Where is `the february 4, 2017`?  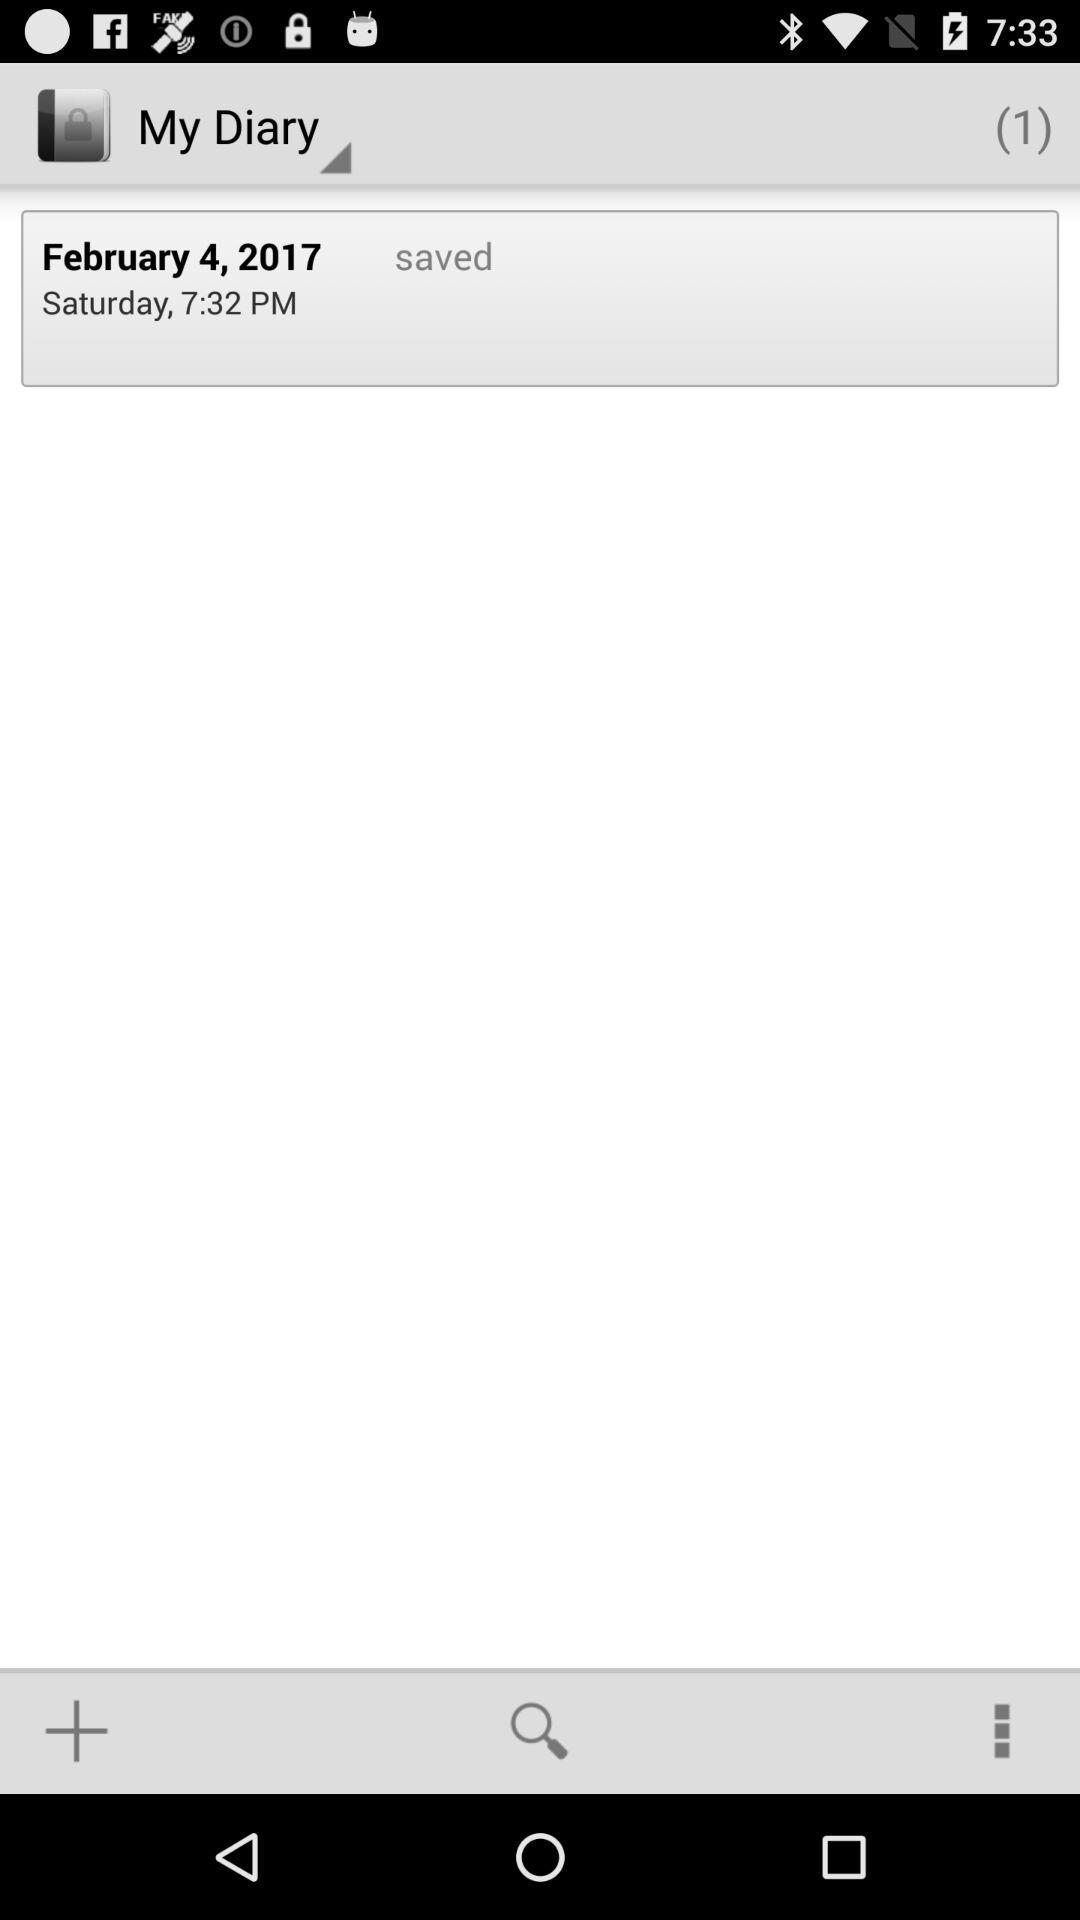 the february 4, 2017 is located at coordinates (197, 254).